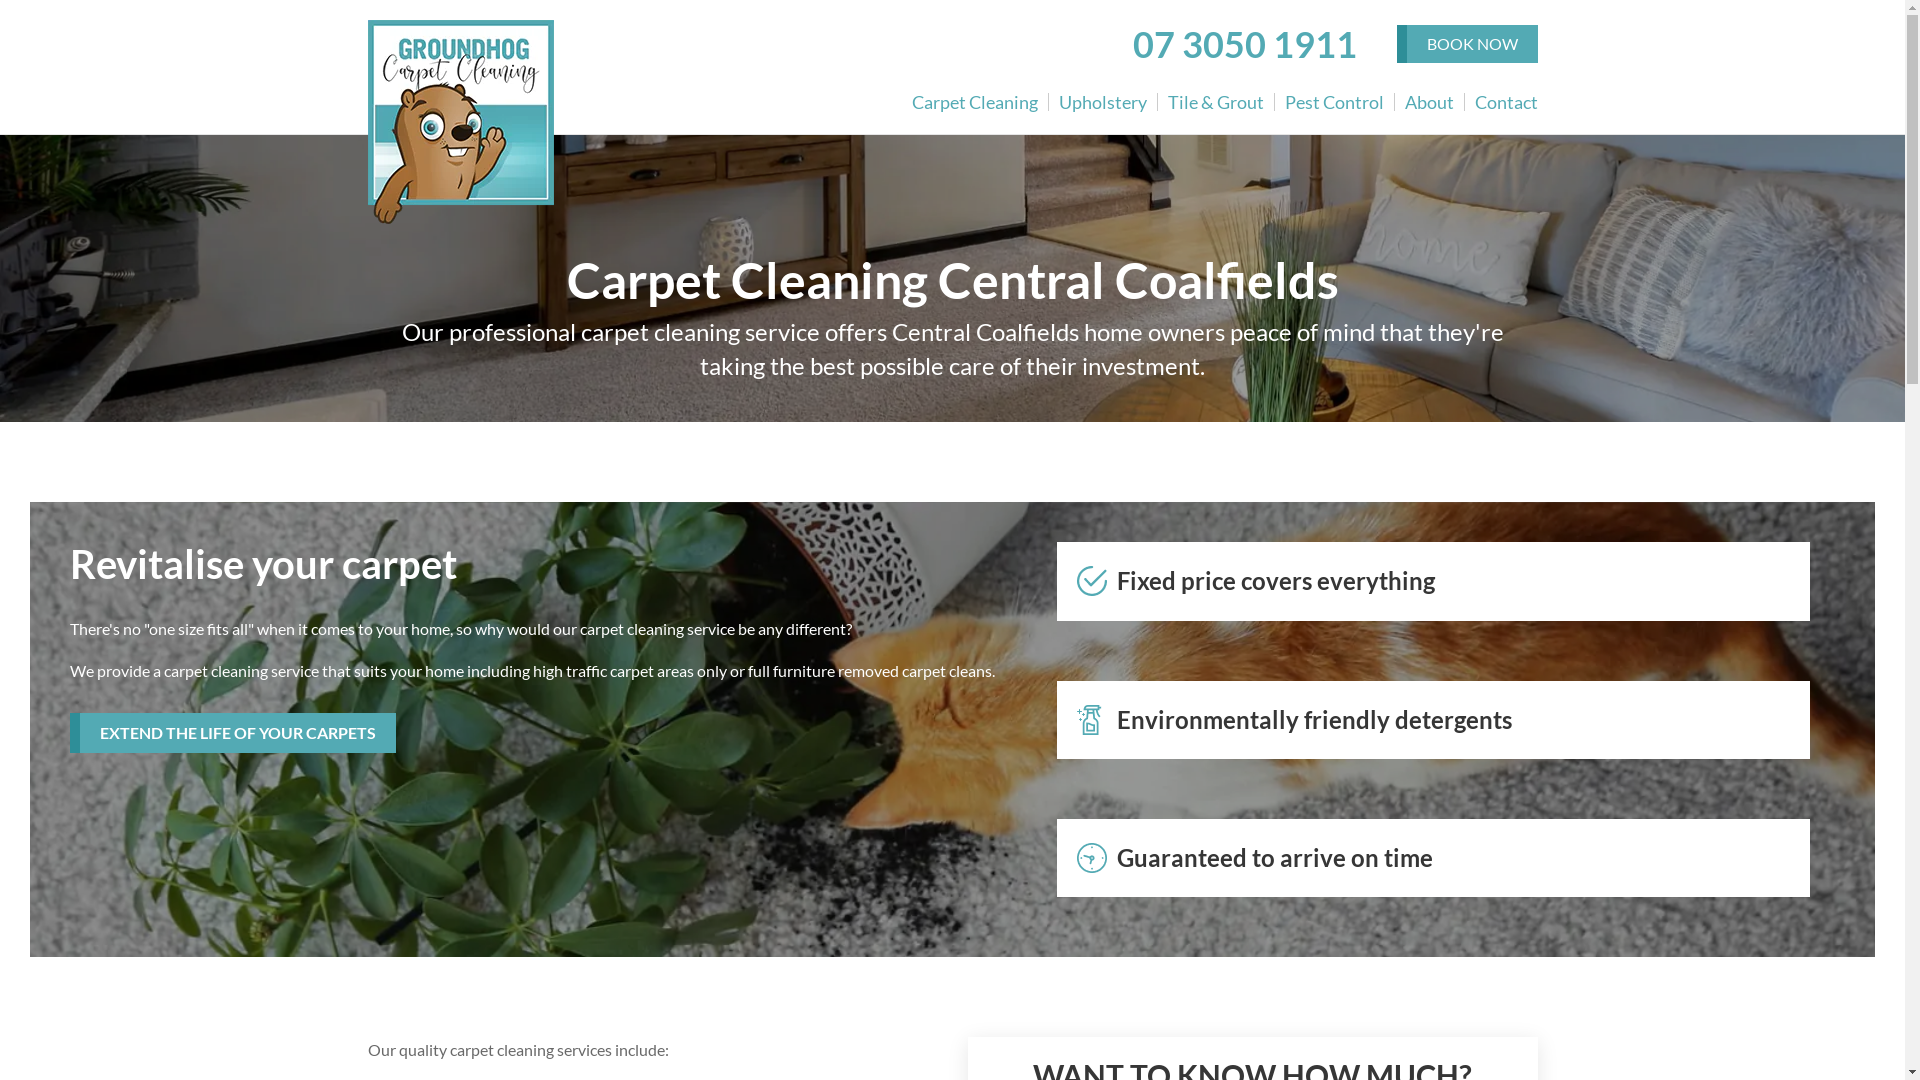 Image resolution: width=1920 pixels, height=1080 pixels. What do you see at coordinates (1101, 101) in the screenshot?
I see `'Upholstery'` at bounding box center [1101, 101].